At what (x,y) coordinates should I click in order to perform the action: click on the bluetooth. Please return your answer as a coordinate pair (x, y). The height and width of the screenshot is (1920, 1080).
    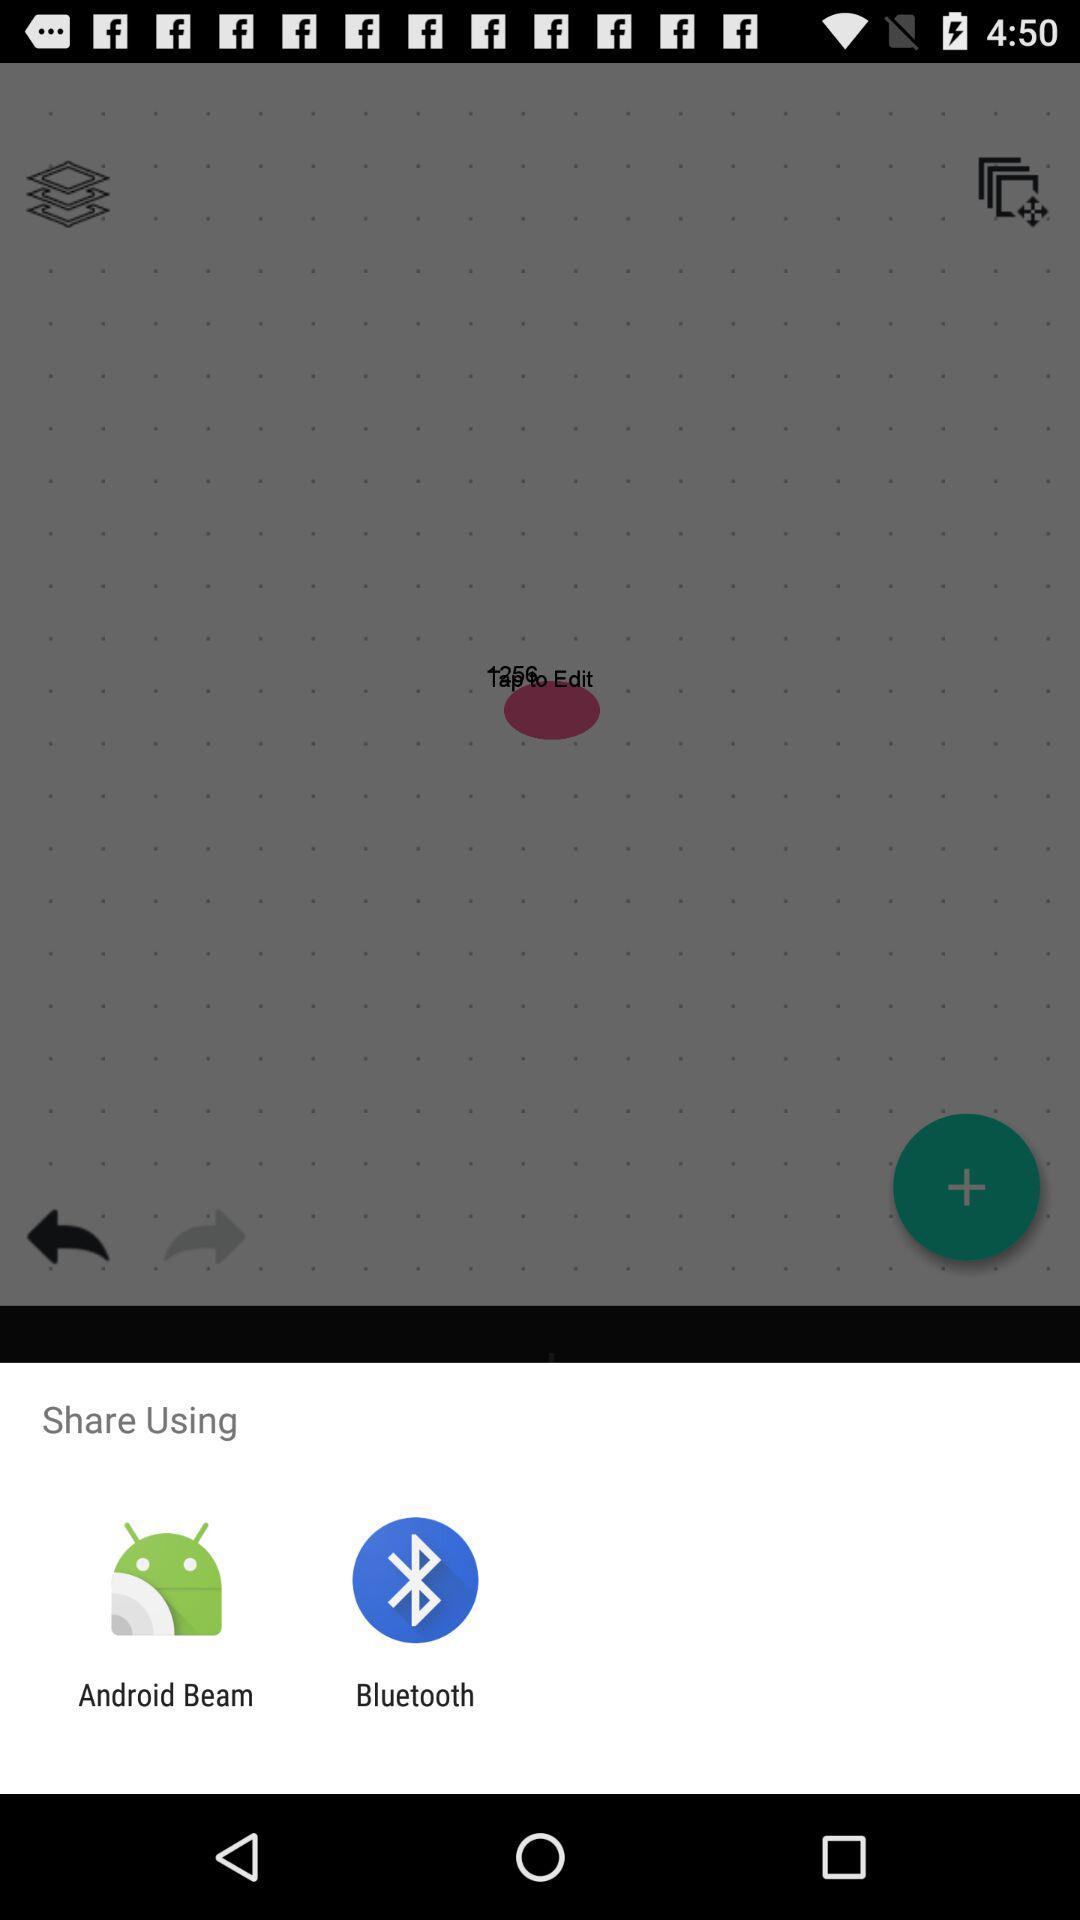
    Looking at the image, I should click on (414, 1711).